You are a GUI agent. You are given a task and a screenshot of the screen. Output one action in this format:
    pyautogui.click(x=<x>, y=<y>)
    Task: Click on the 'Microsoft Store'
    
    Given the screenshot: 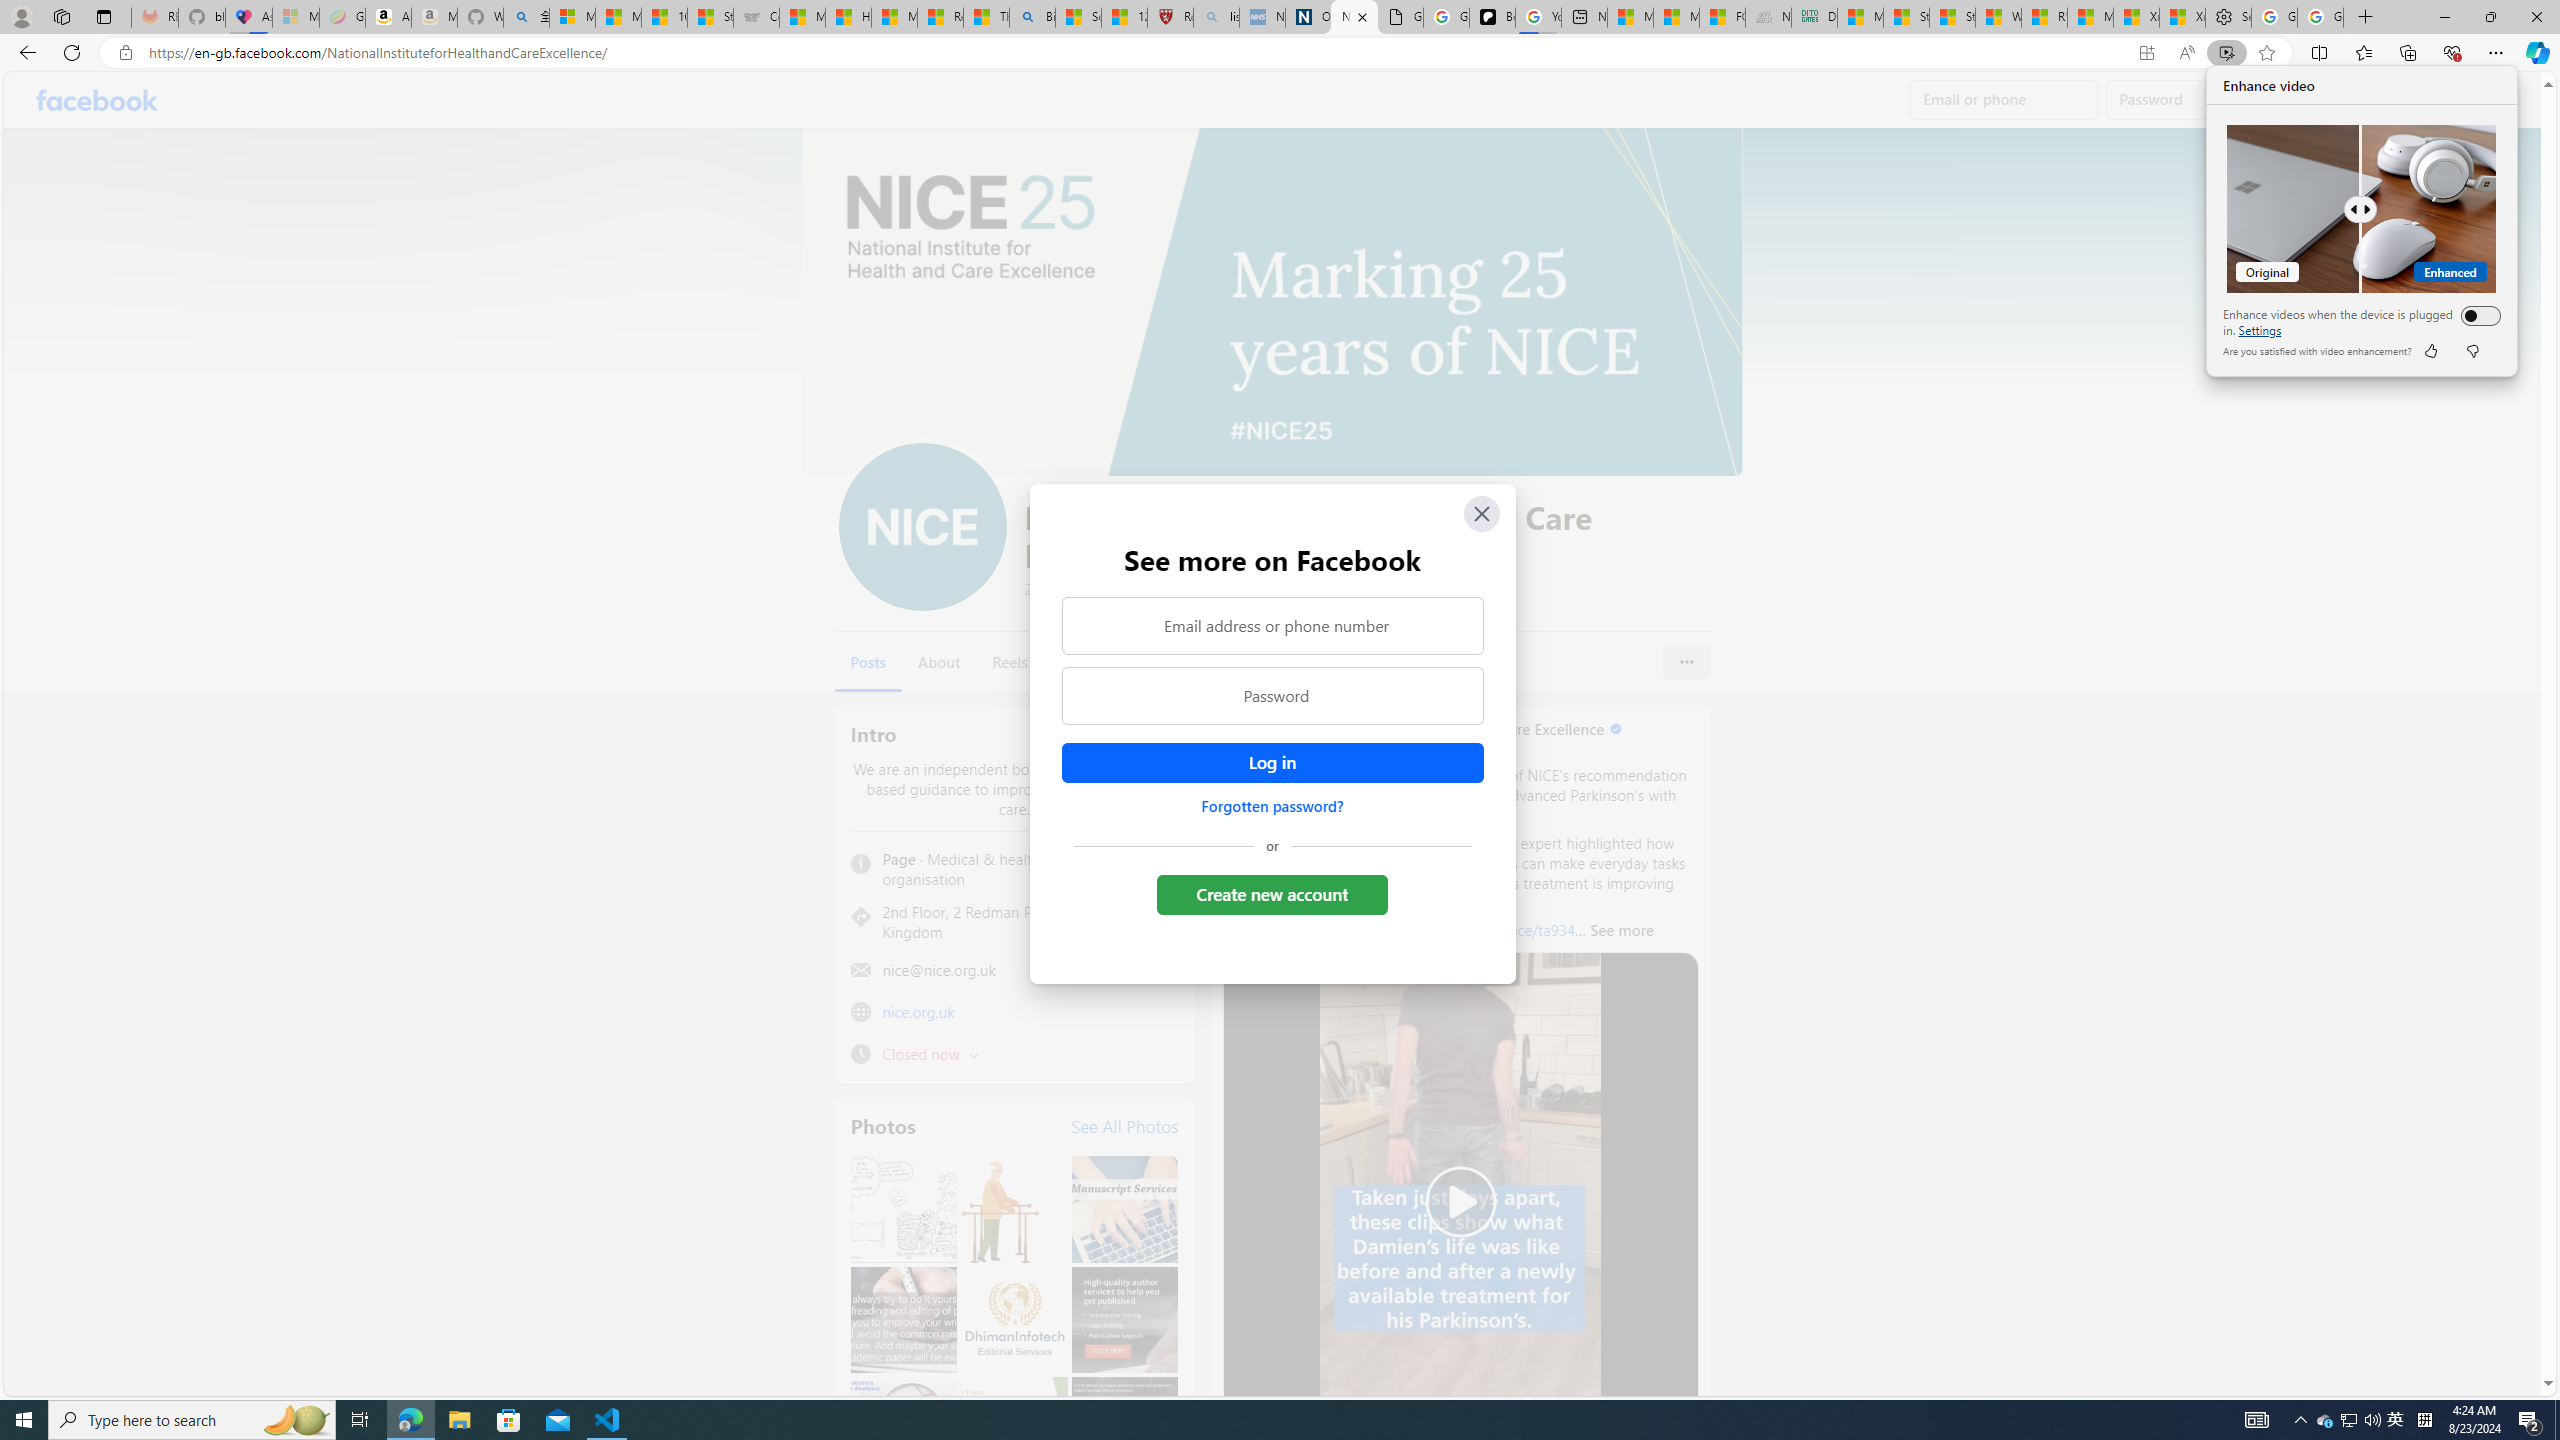 What is the action you would take?
    pyautogui.click(x=509, y=1418)
    